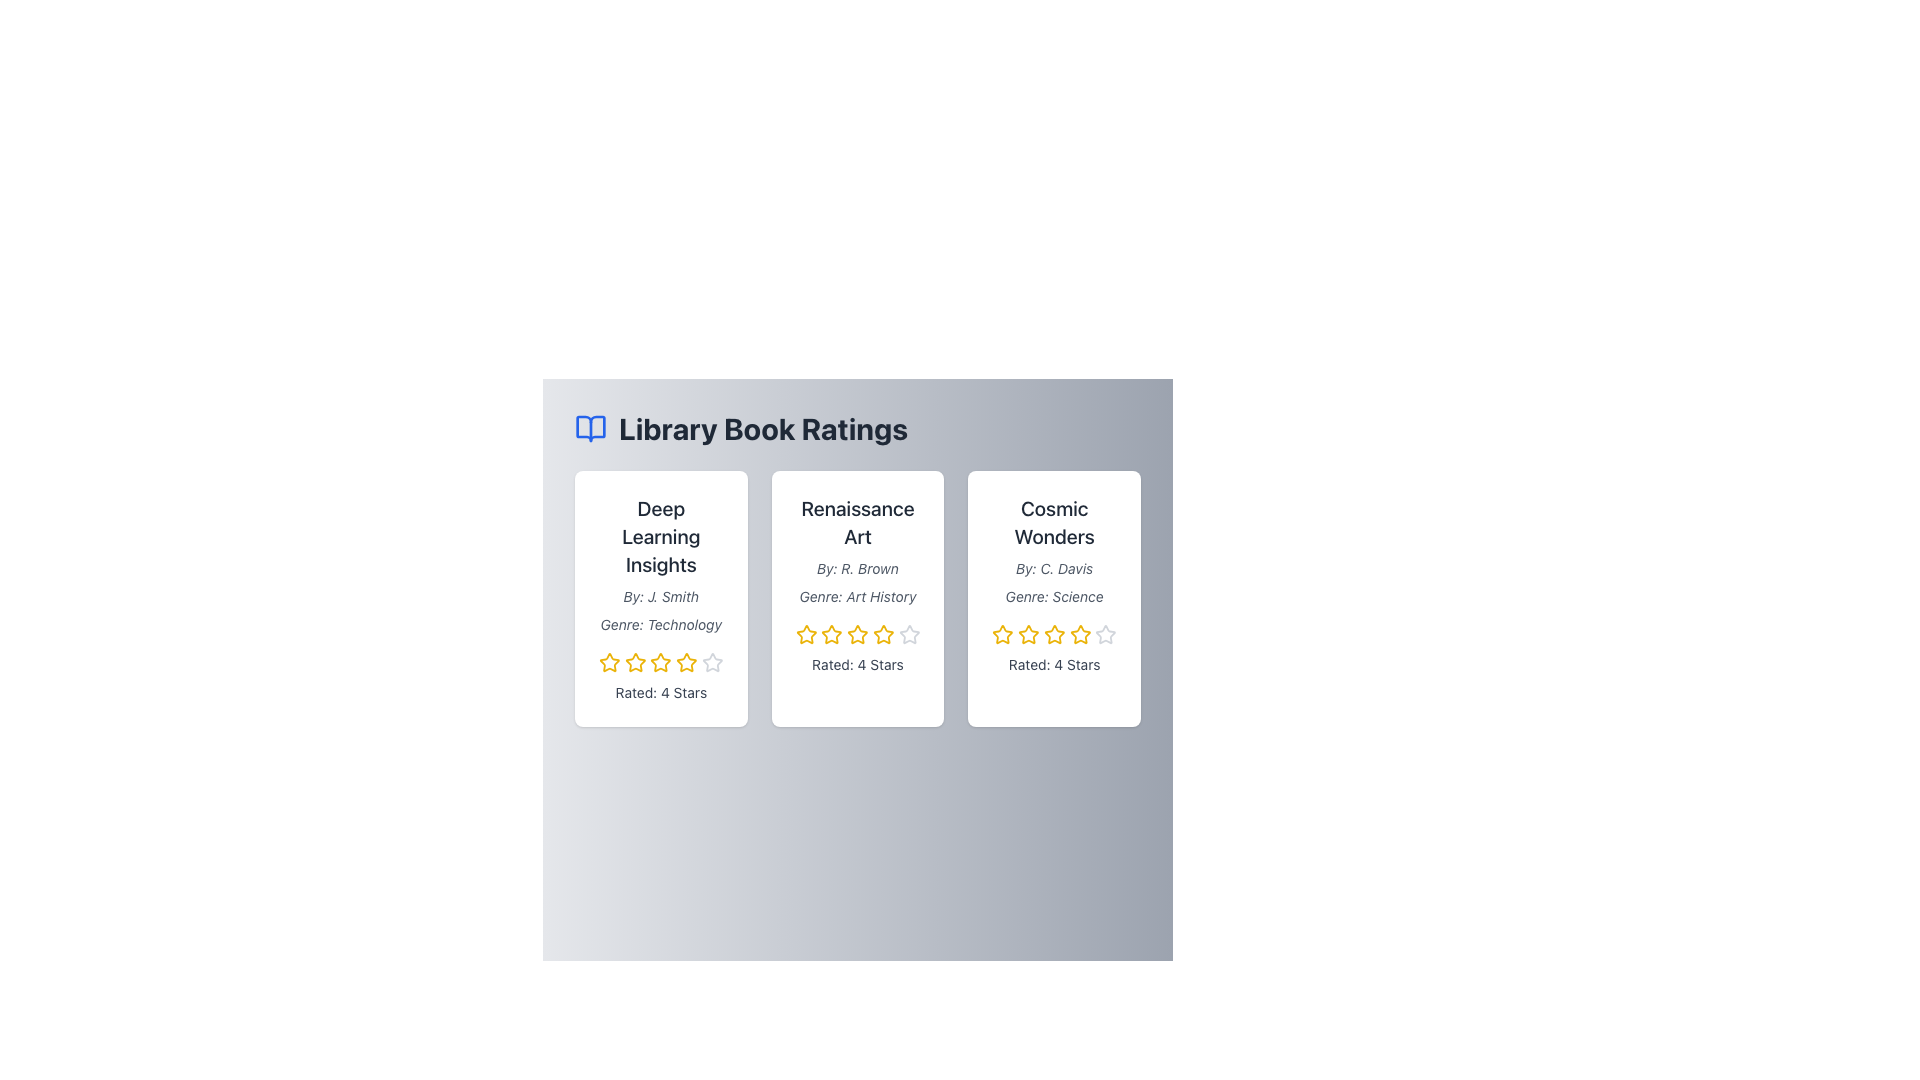 The height and width of the screenshot is (1080, 1920). I want to click on the label displaying the title 'Renaissance Art', which is prominently styled in bold and larger font, centrally located within its card-like layout, so click(858, 522).